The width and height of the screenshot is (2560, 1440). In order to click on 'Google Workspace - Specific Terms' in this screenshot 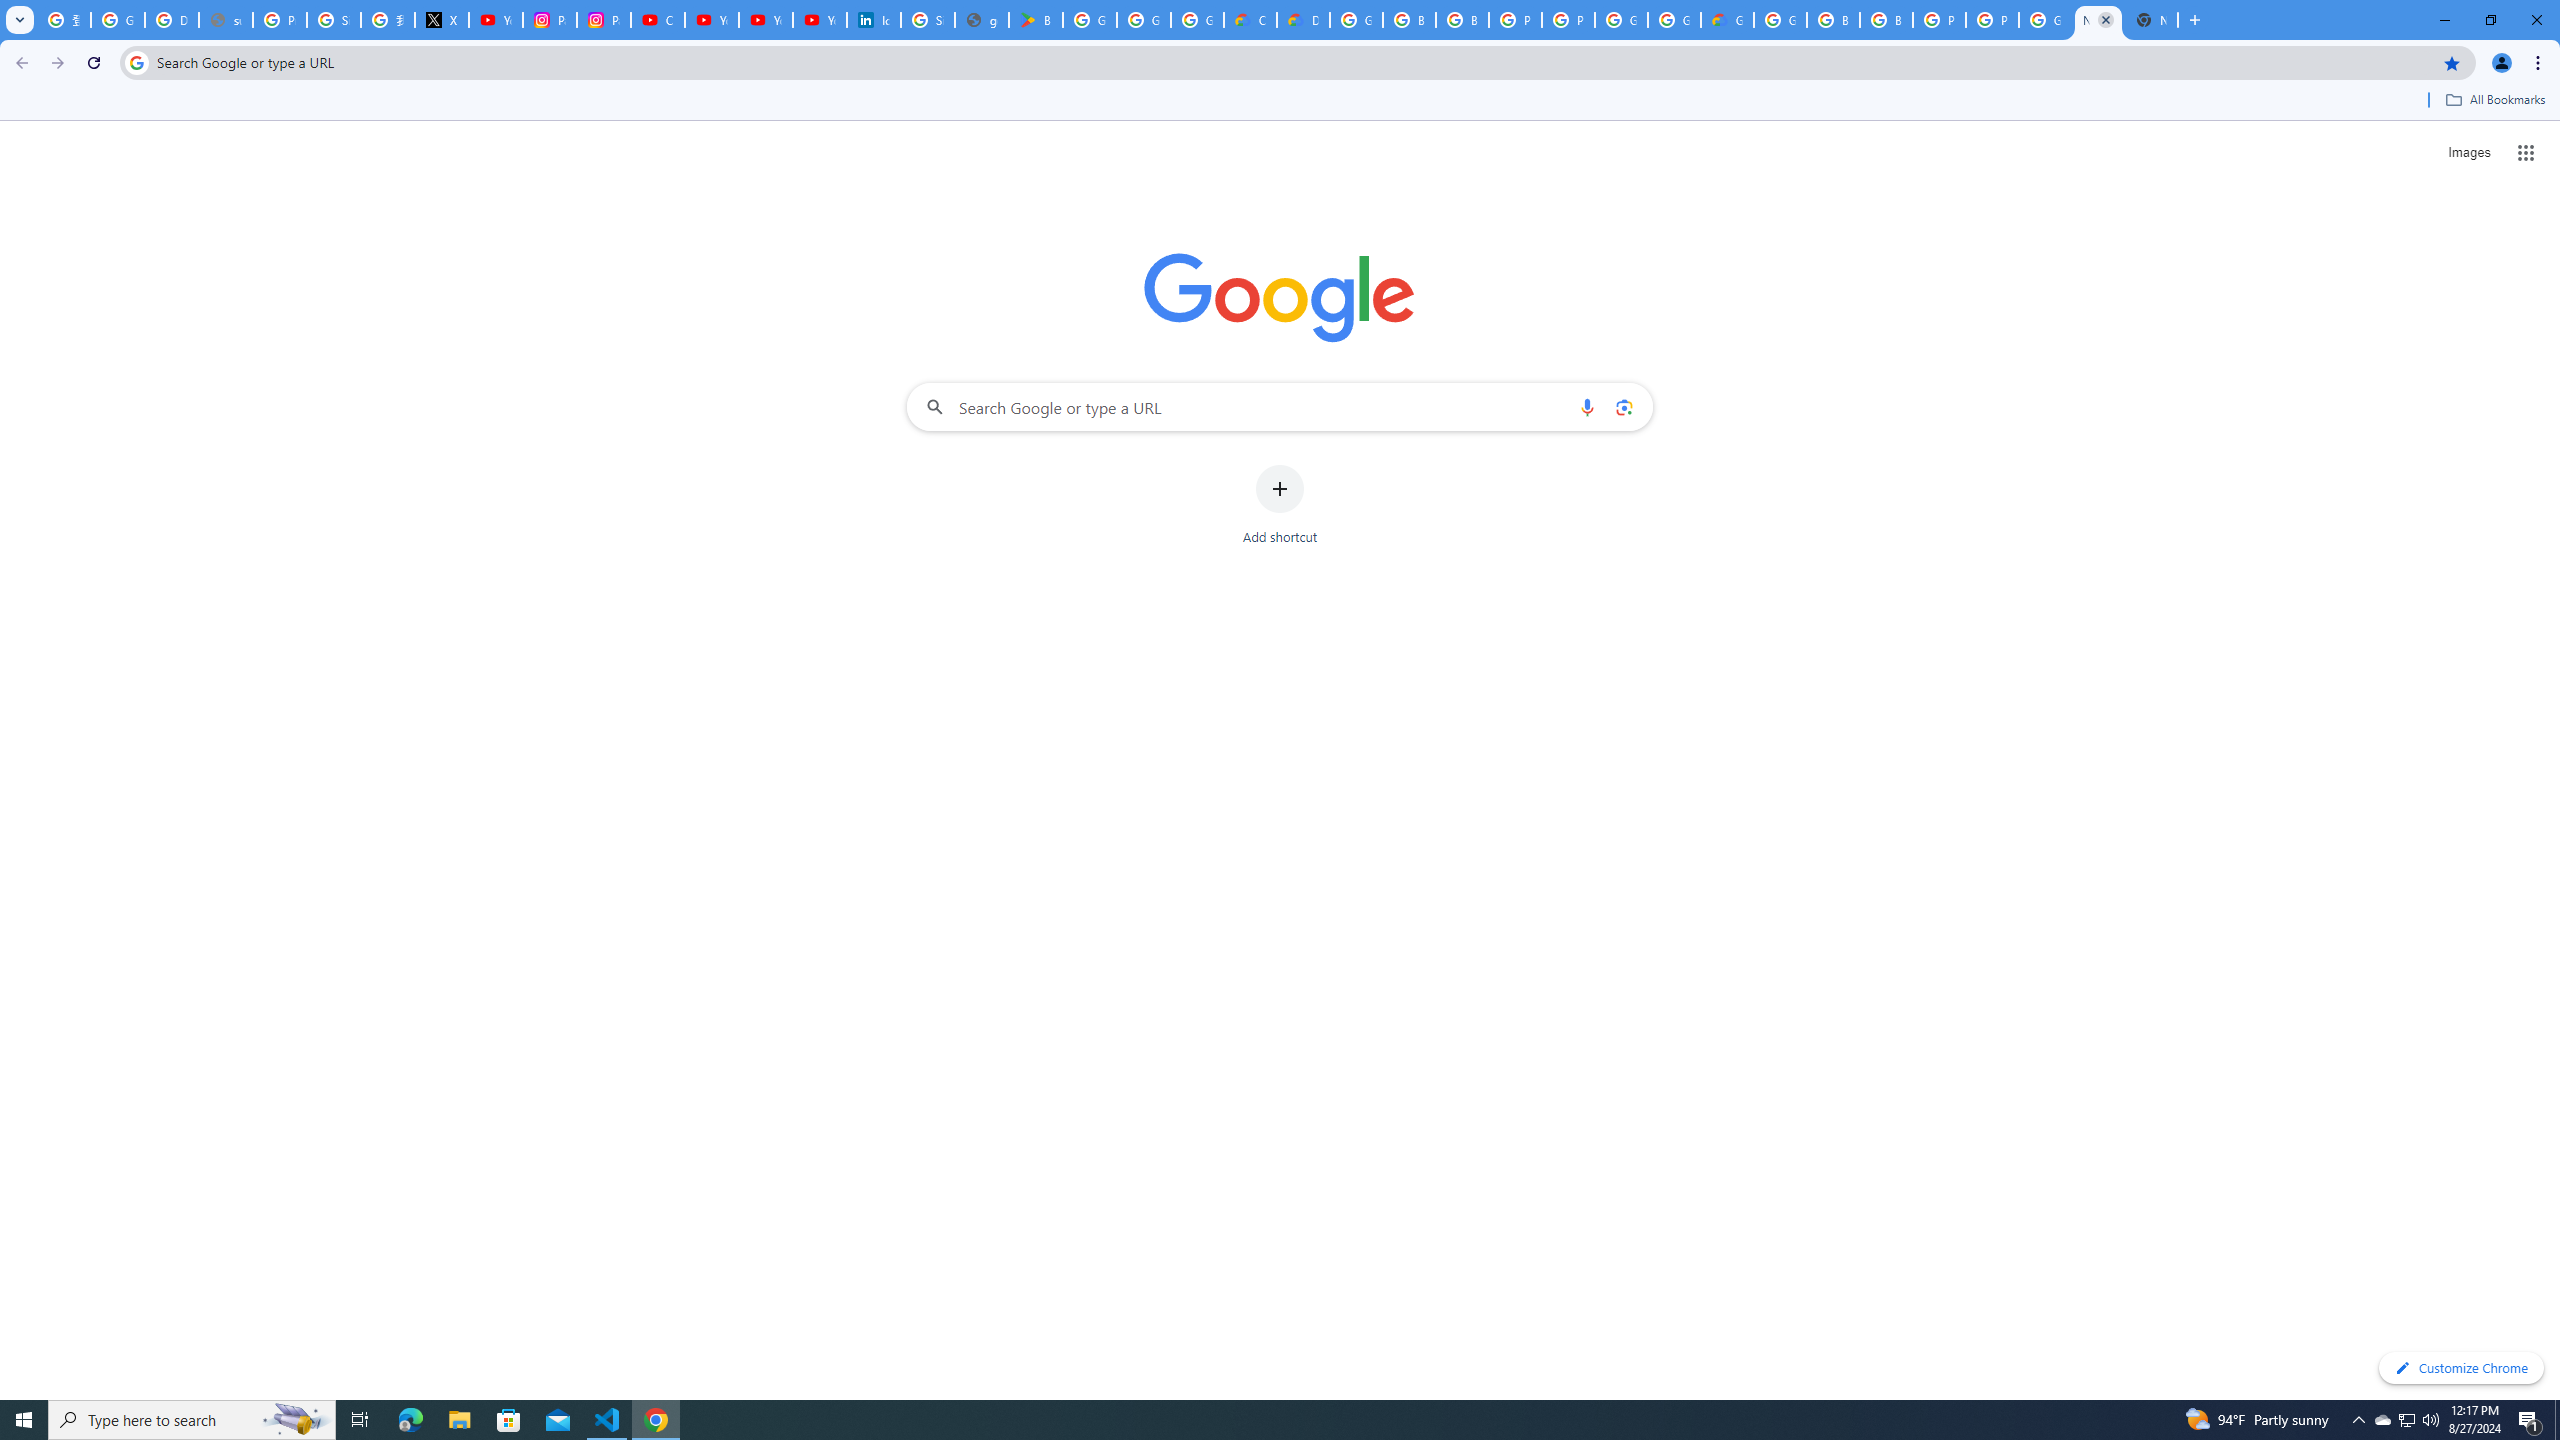, I will do `click(1198, 19)`.